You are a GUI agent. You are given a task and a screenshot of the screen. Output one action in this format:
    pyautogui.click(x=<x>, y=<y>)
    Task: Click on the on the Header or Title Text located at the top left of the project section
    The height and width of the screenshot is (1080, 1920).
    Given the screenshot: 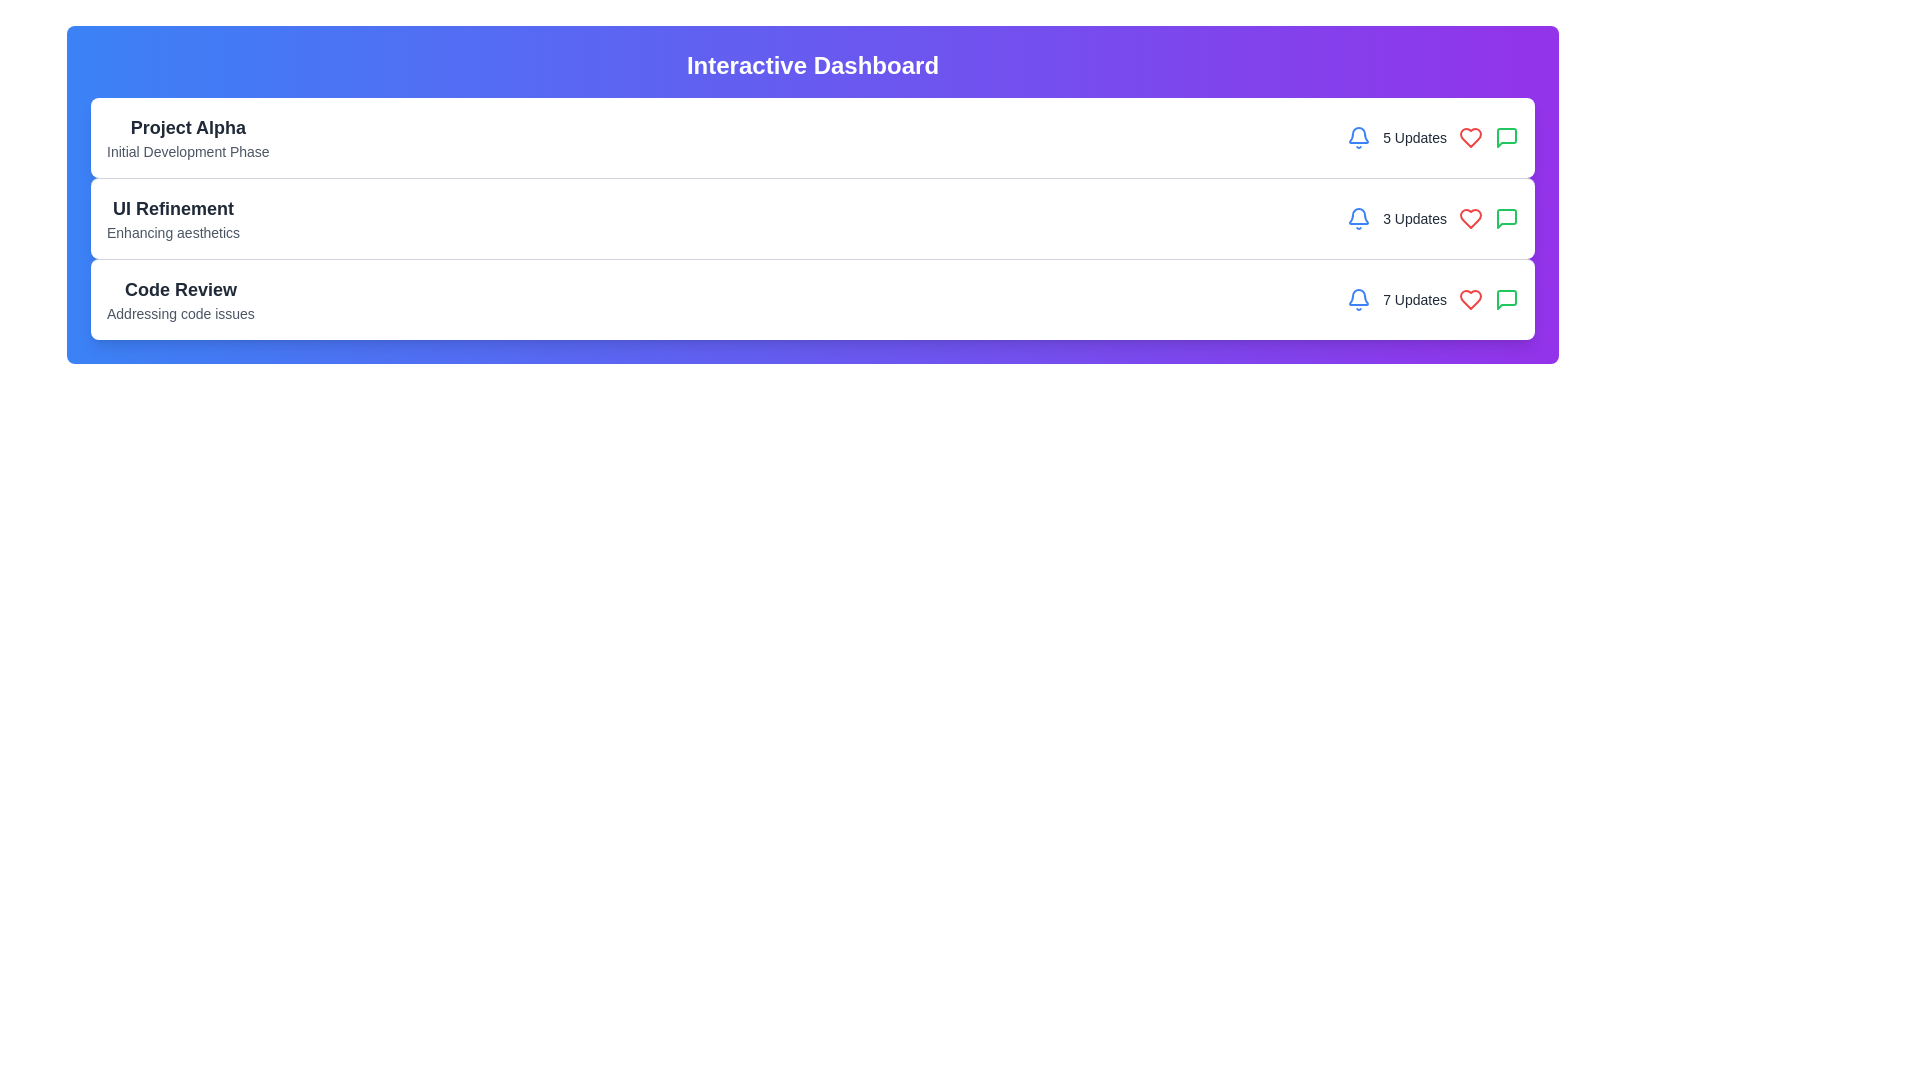 What is the action you would take?
    pyautogui.click(x=188, y=127)
    